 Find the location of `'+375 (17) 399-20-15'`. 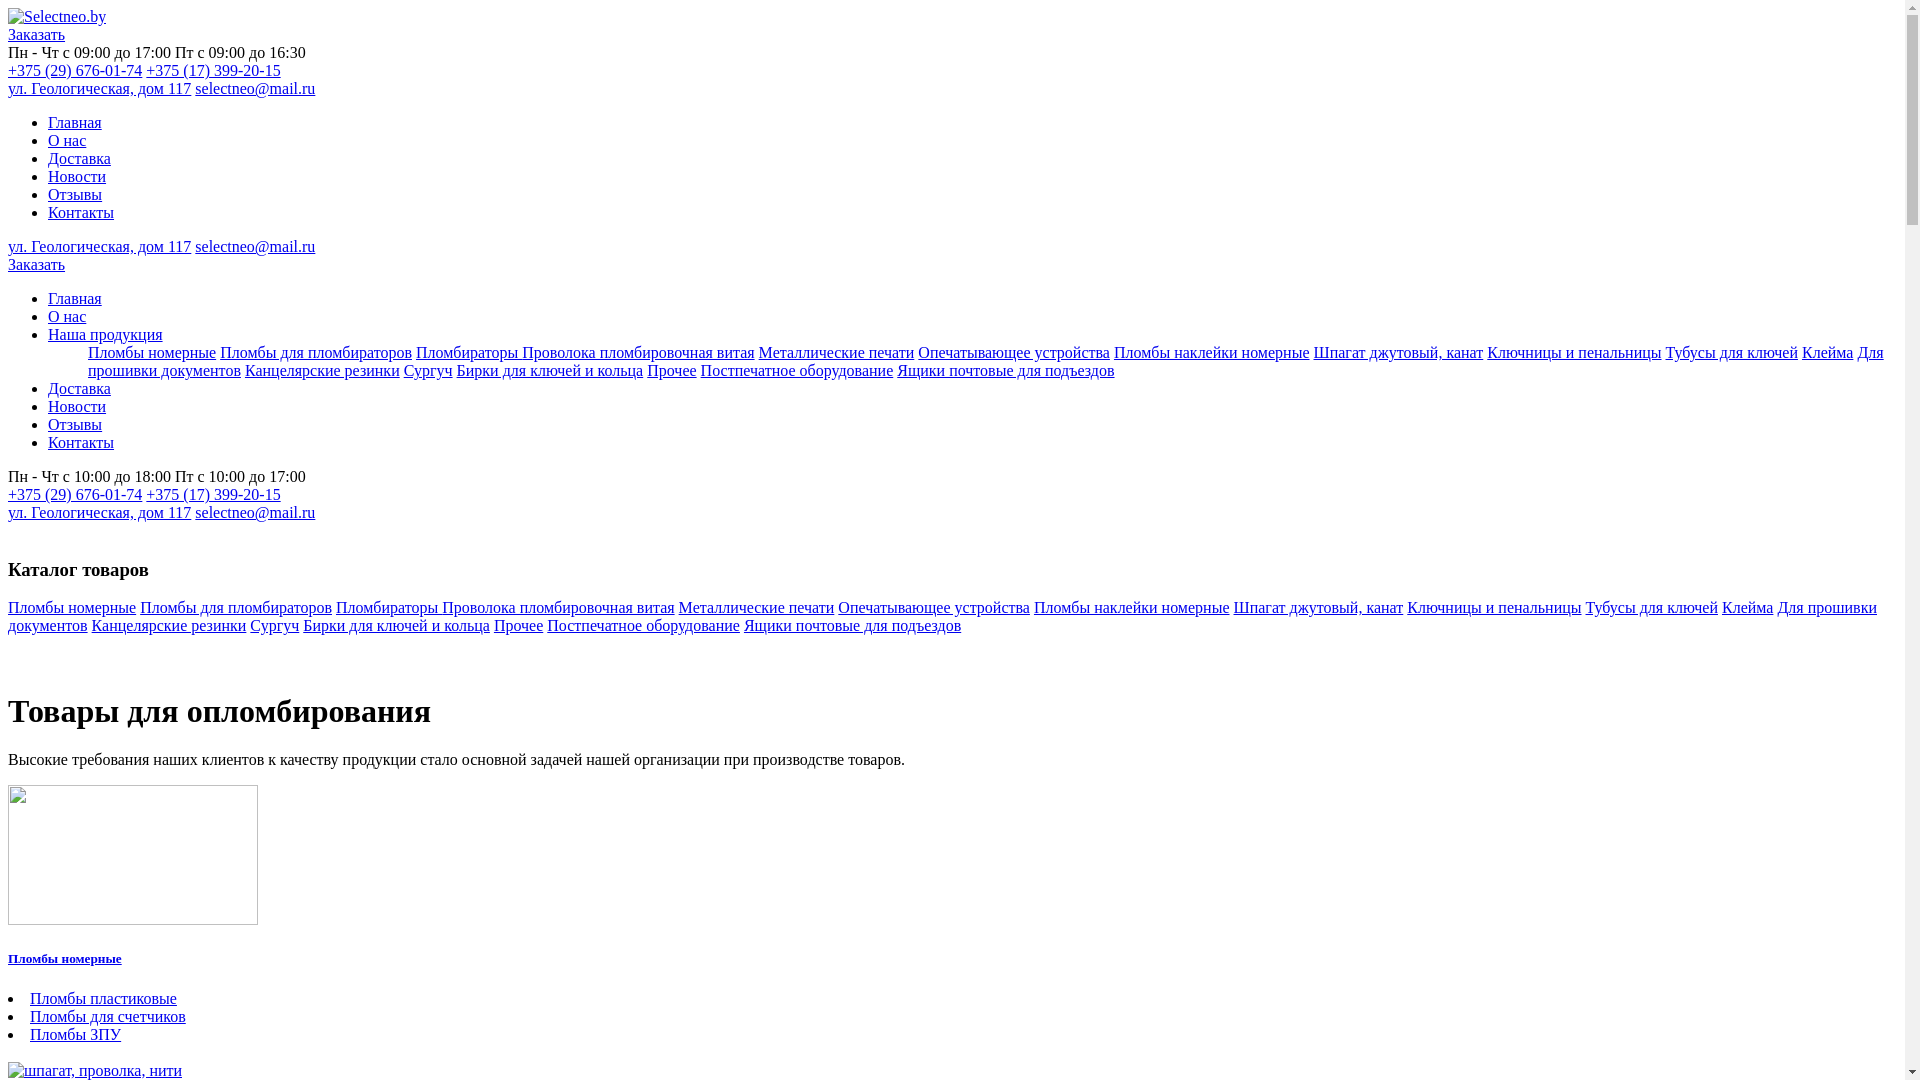

'+375 (17) 399-20-15' is located at coordinates (212, 69).